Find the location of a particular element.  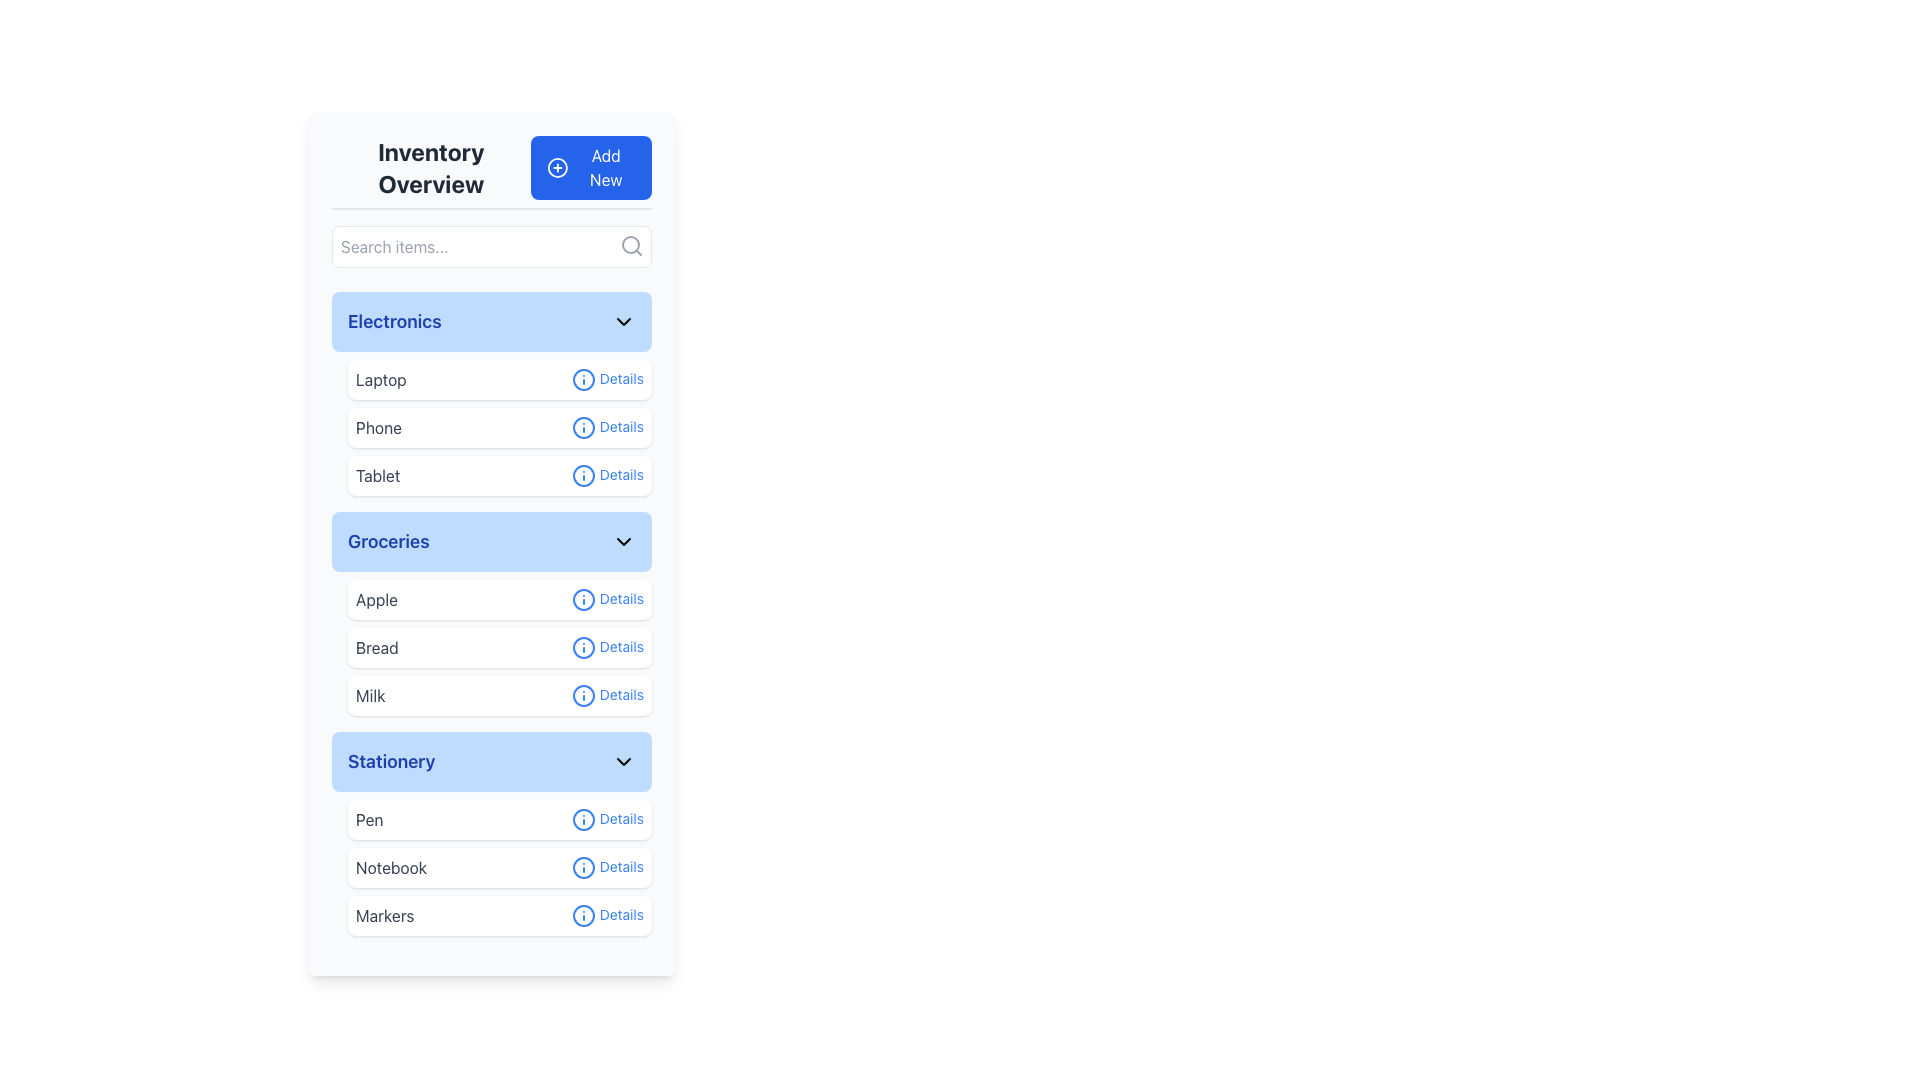

the graphical indicator circle element located to the right of the 'Bread' list item in the 'Groceries' section is located at coordinates (582, 648).